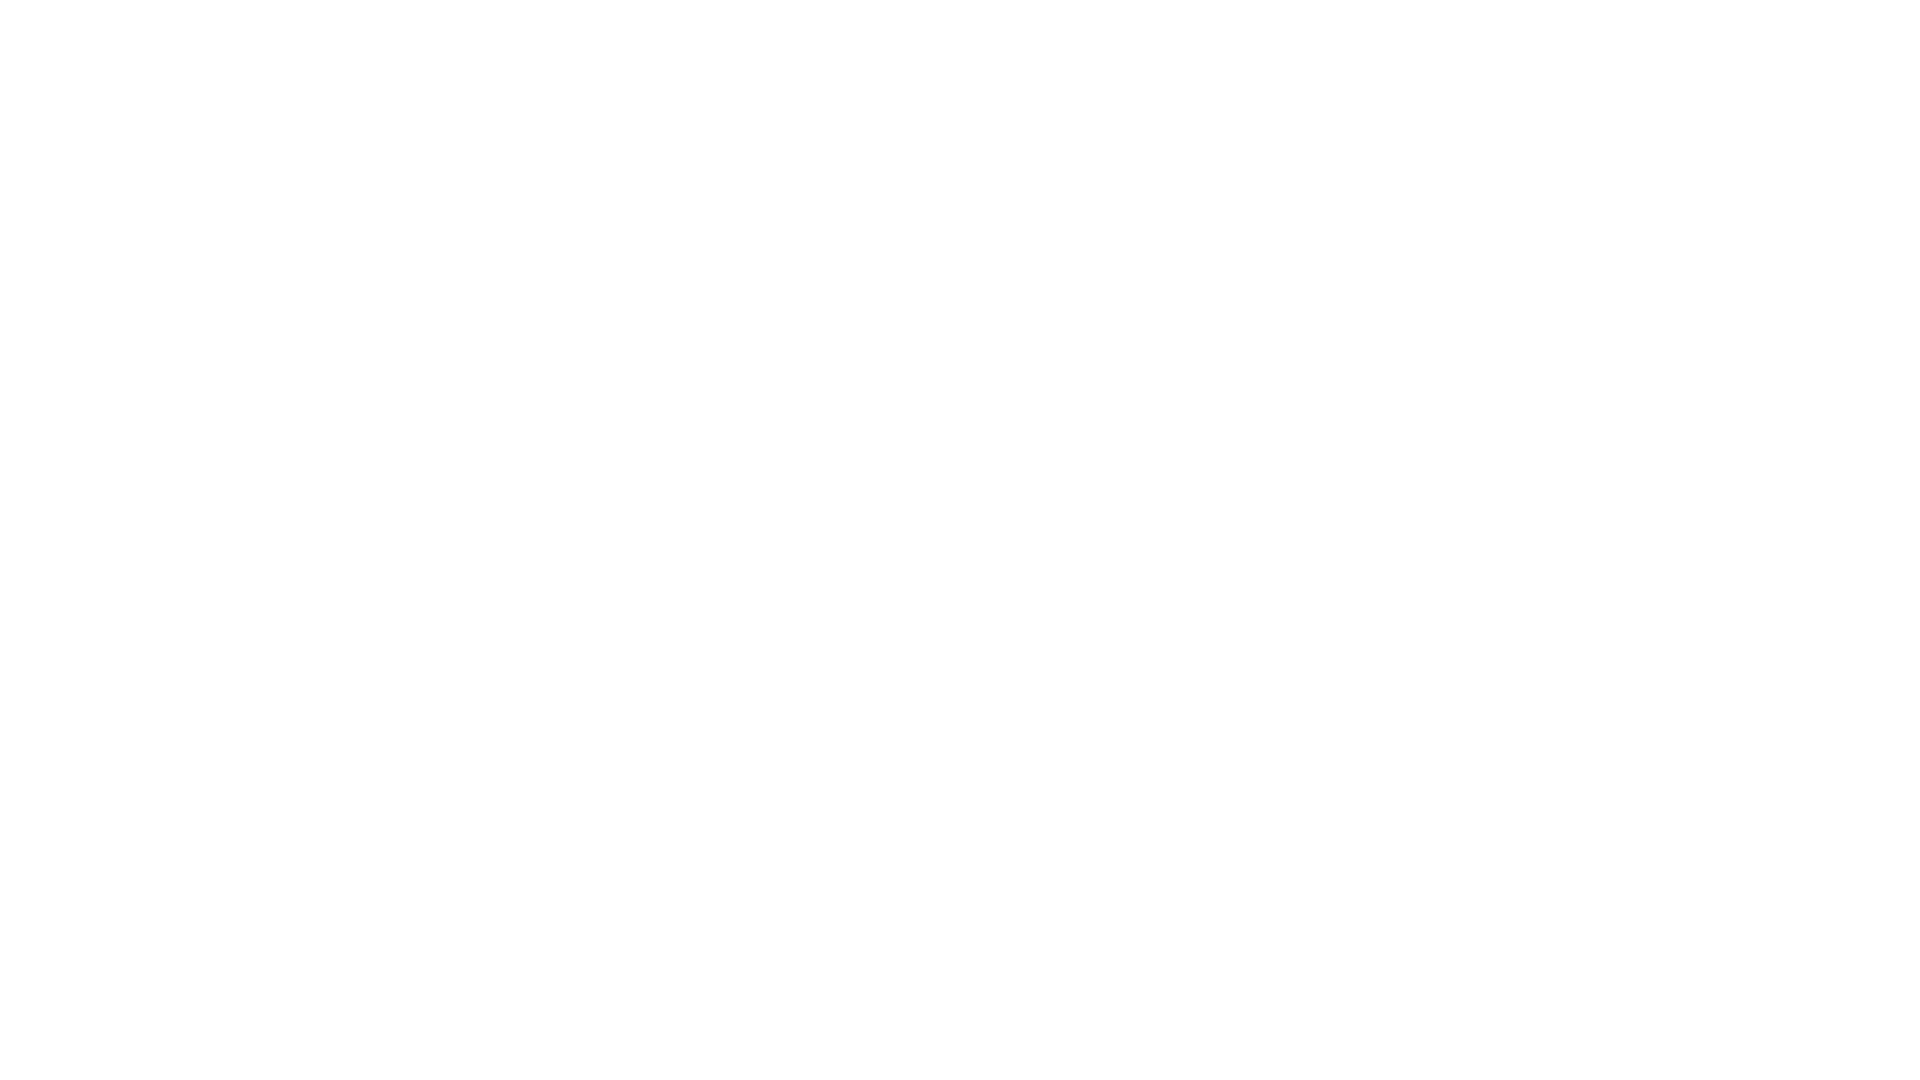  Describe the element at coordinates (1245, 63) in the screenshot. I see `Hotel Reservations` at that location.